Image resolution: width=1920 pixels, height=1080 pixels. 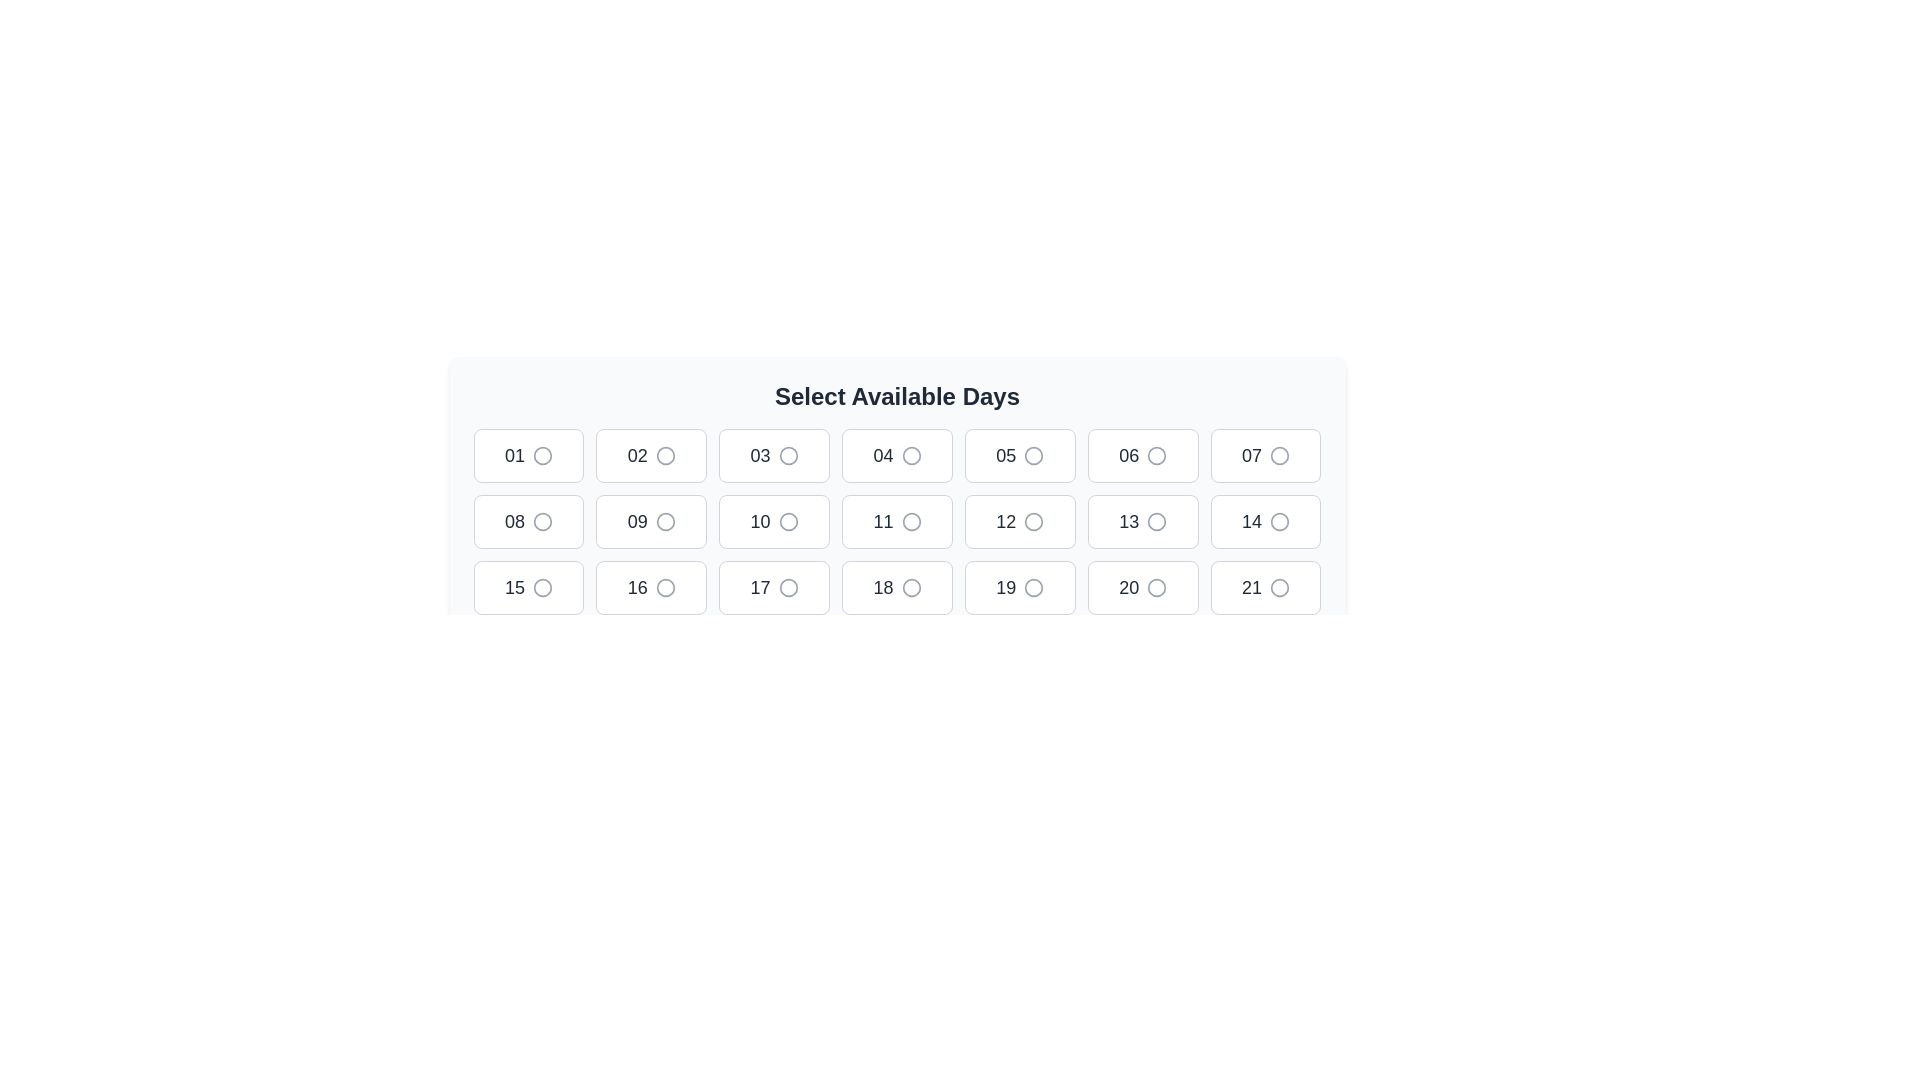 I want to click on the selectable button representing day 2, located under the 'Select Available Days' heading, so click(x=651, y=455).